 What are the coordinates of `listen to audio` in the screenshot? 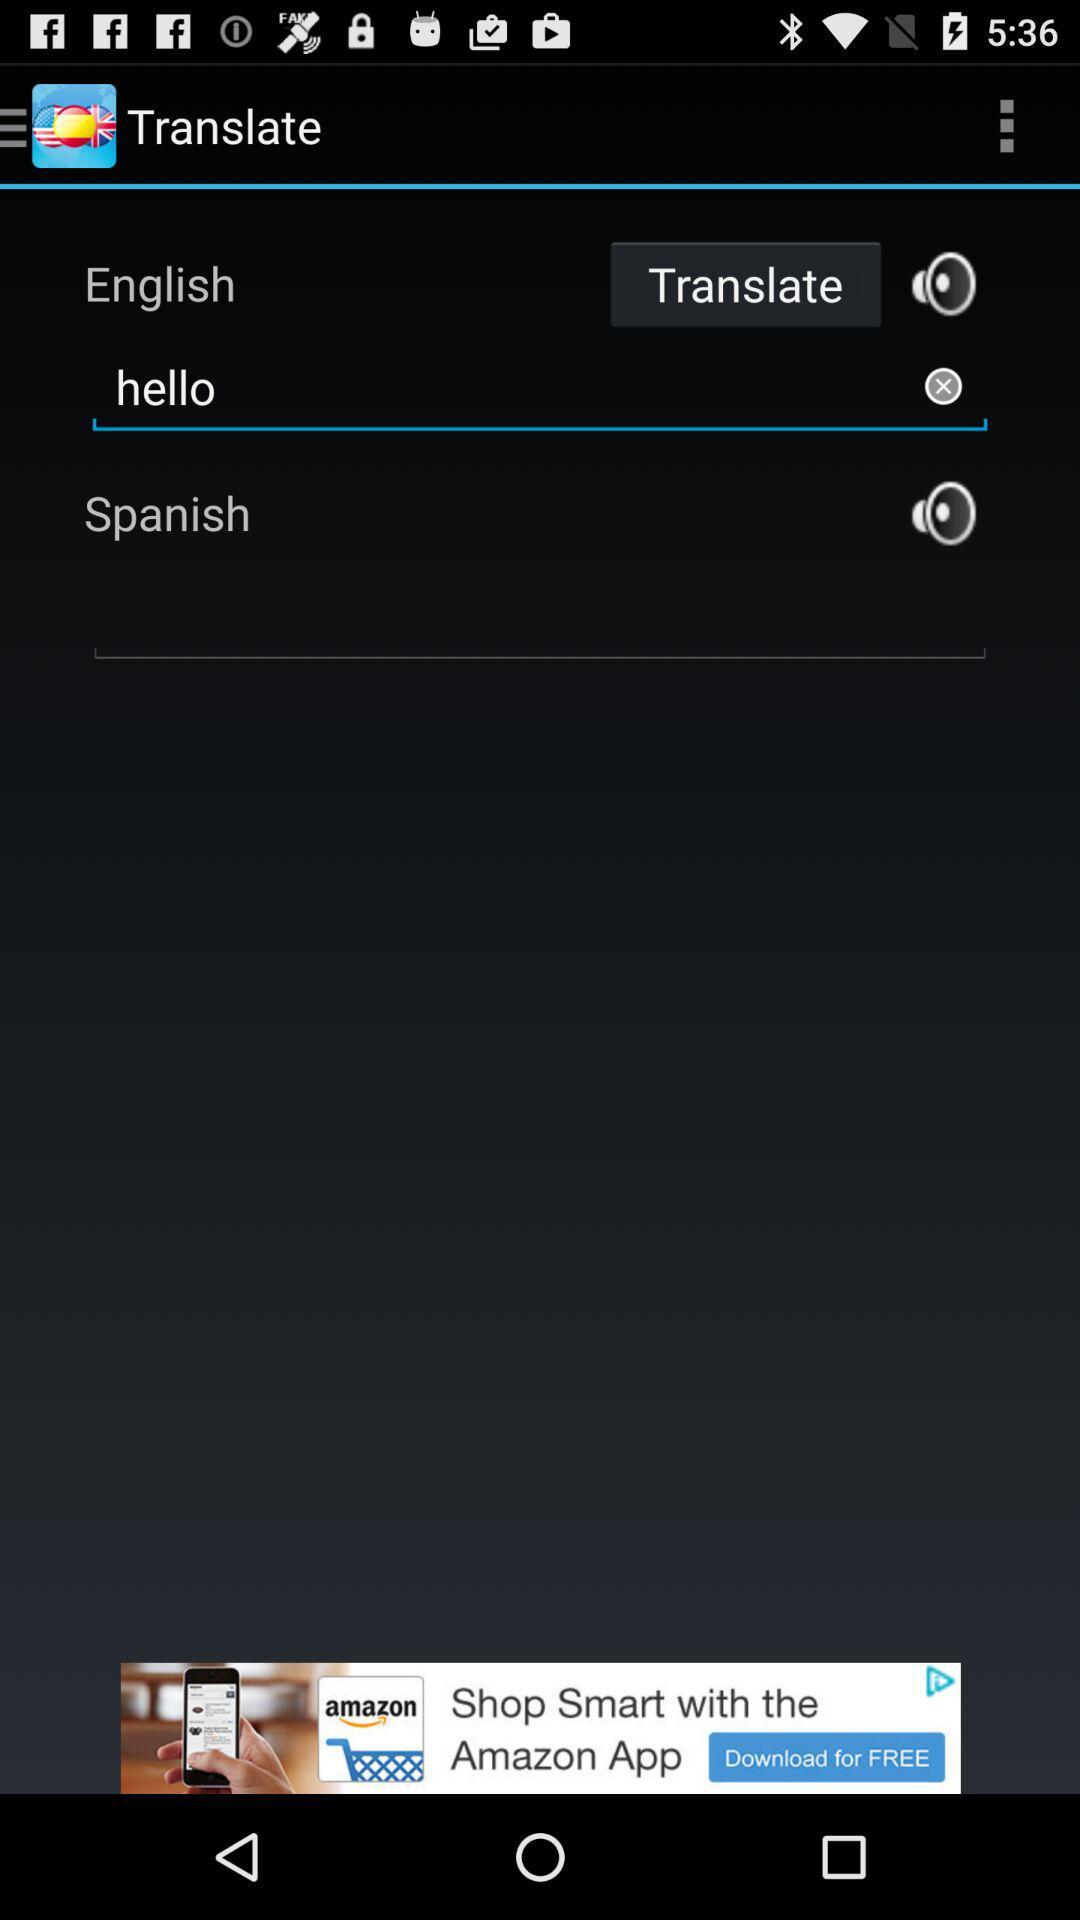 It's located at (943, 282).